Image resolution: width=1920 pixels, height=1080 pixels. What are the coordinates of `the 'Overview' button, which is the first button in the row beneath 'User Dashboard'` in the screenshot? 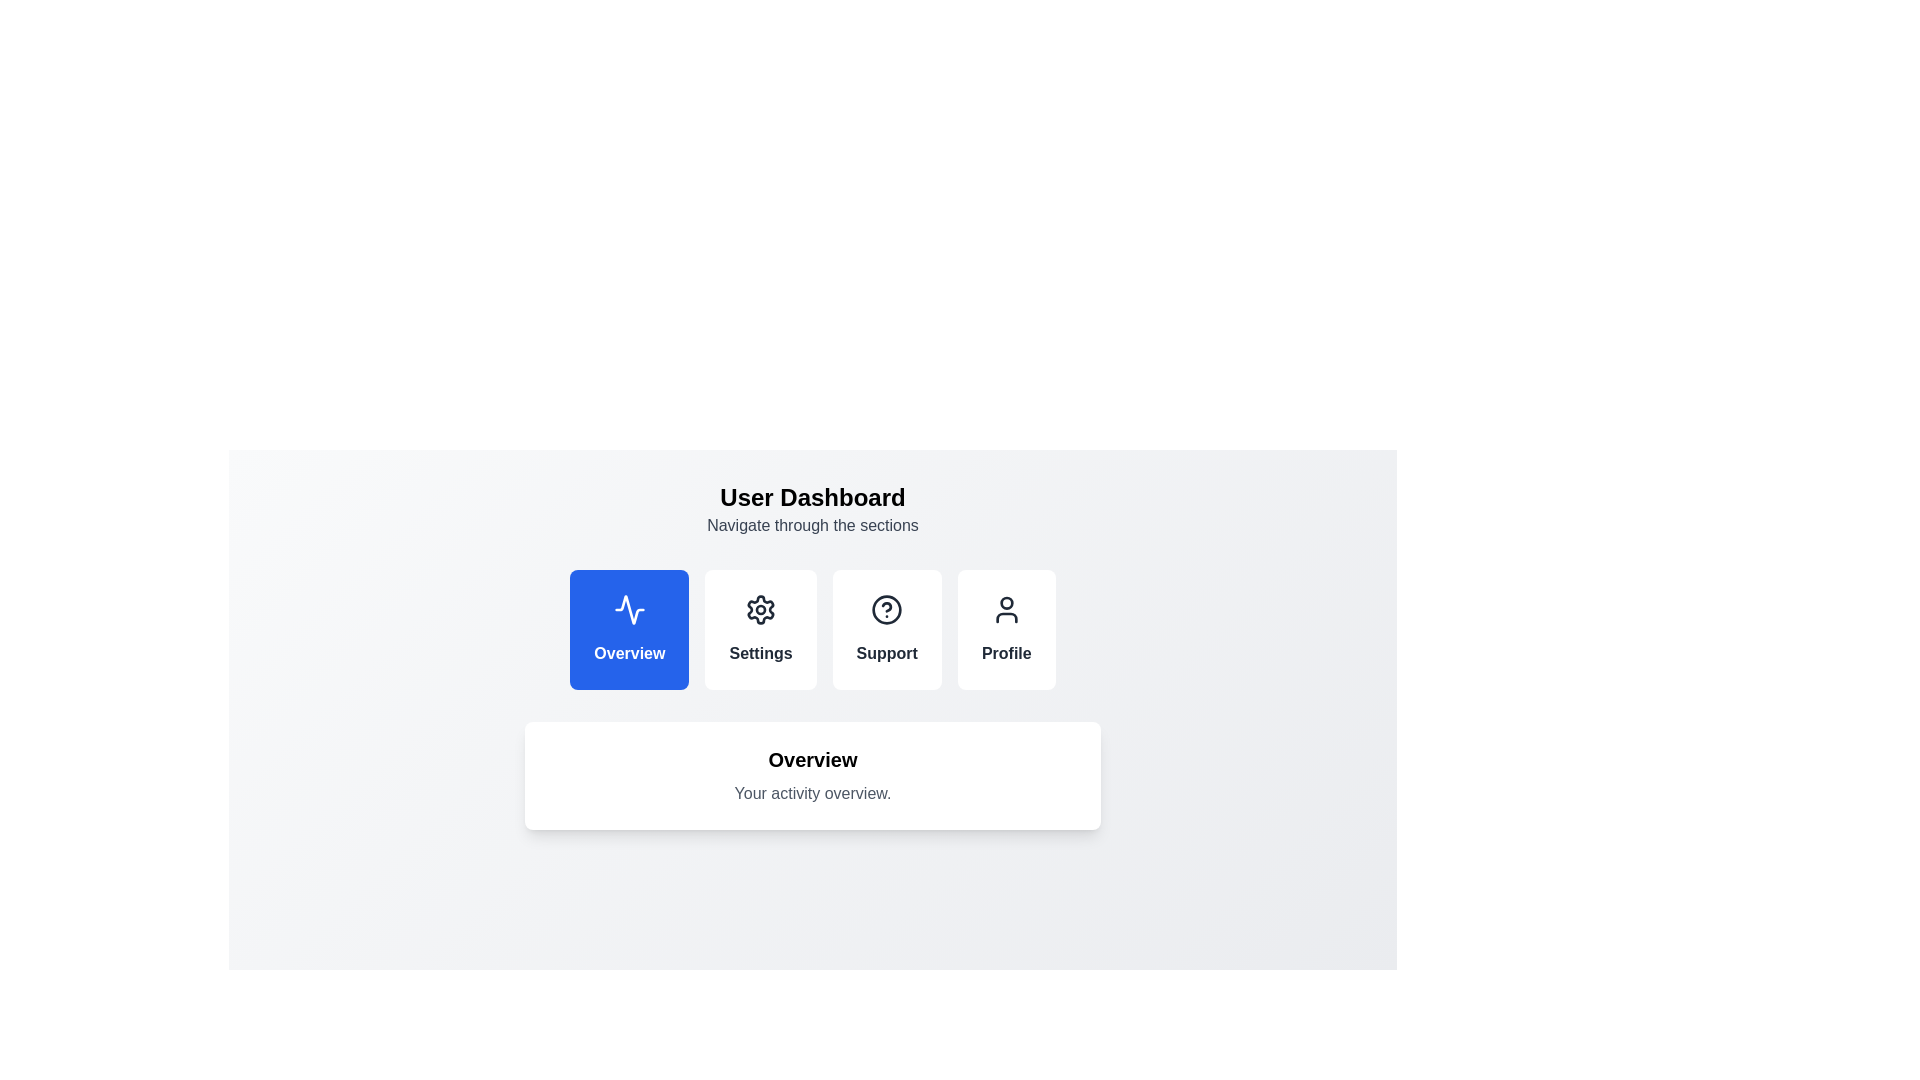 It's located at (628, 628).